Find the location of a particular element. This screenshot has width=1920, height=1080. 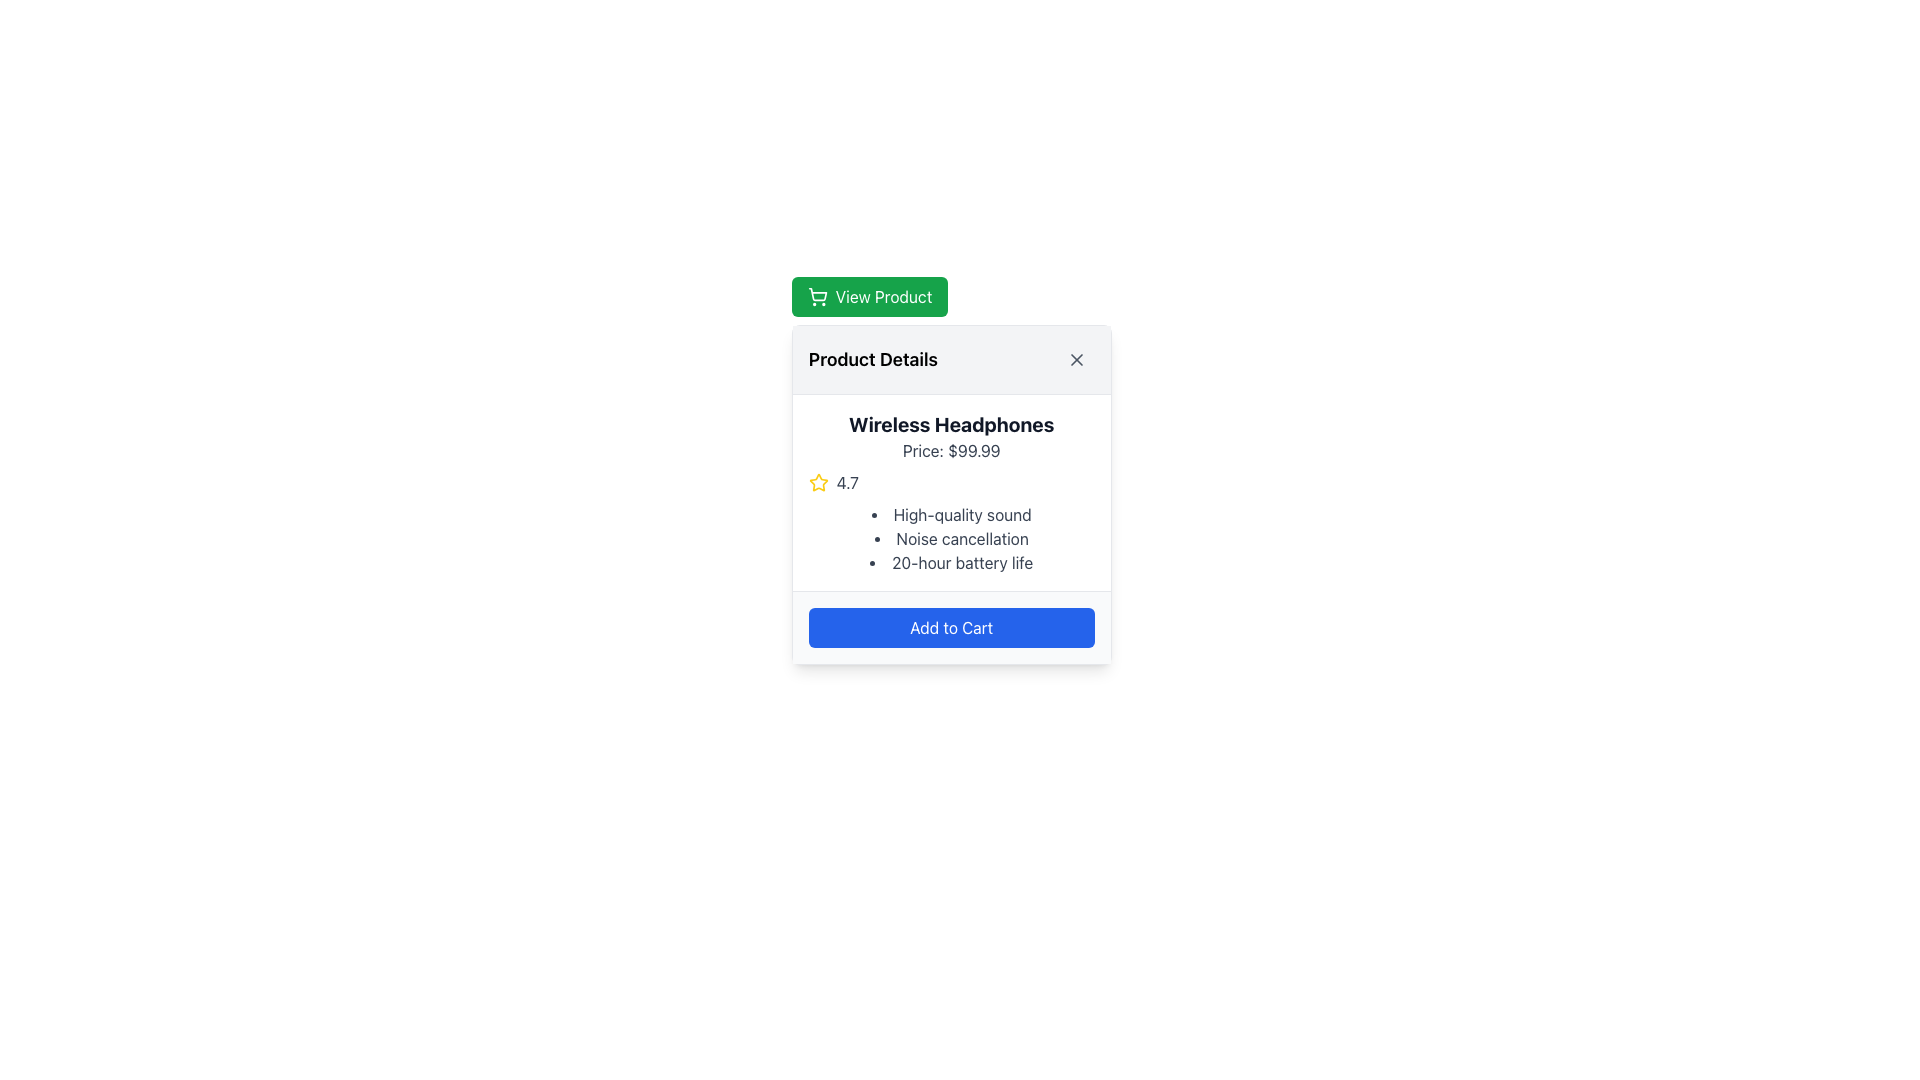

the button at the center of the product details card is located at coordinates (950, 627).